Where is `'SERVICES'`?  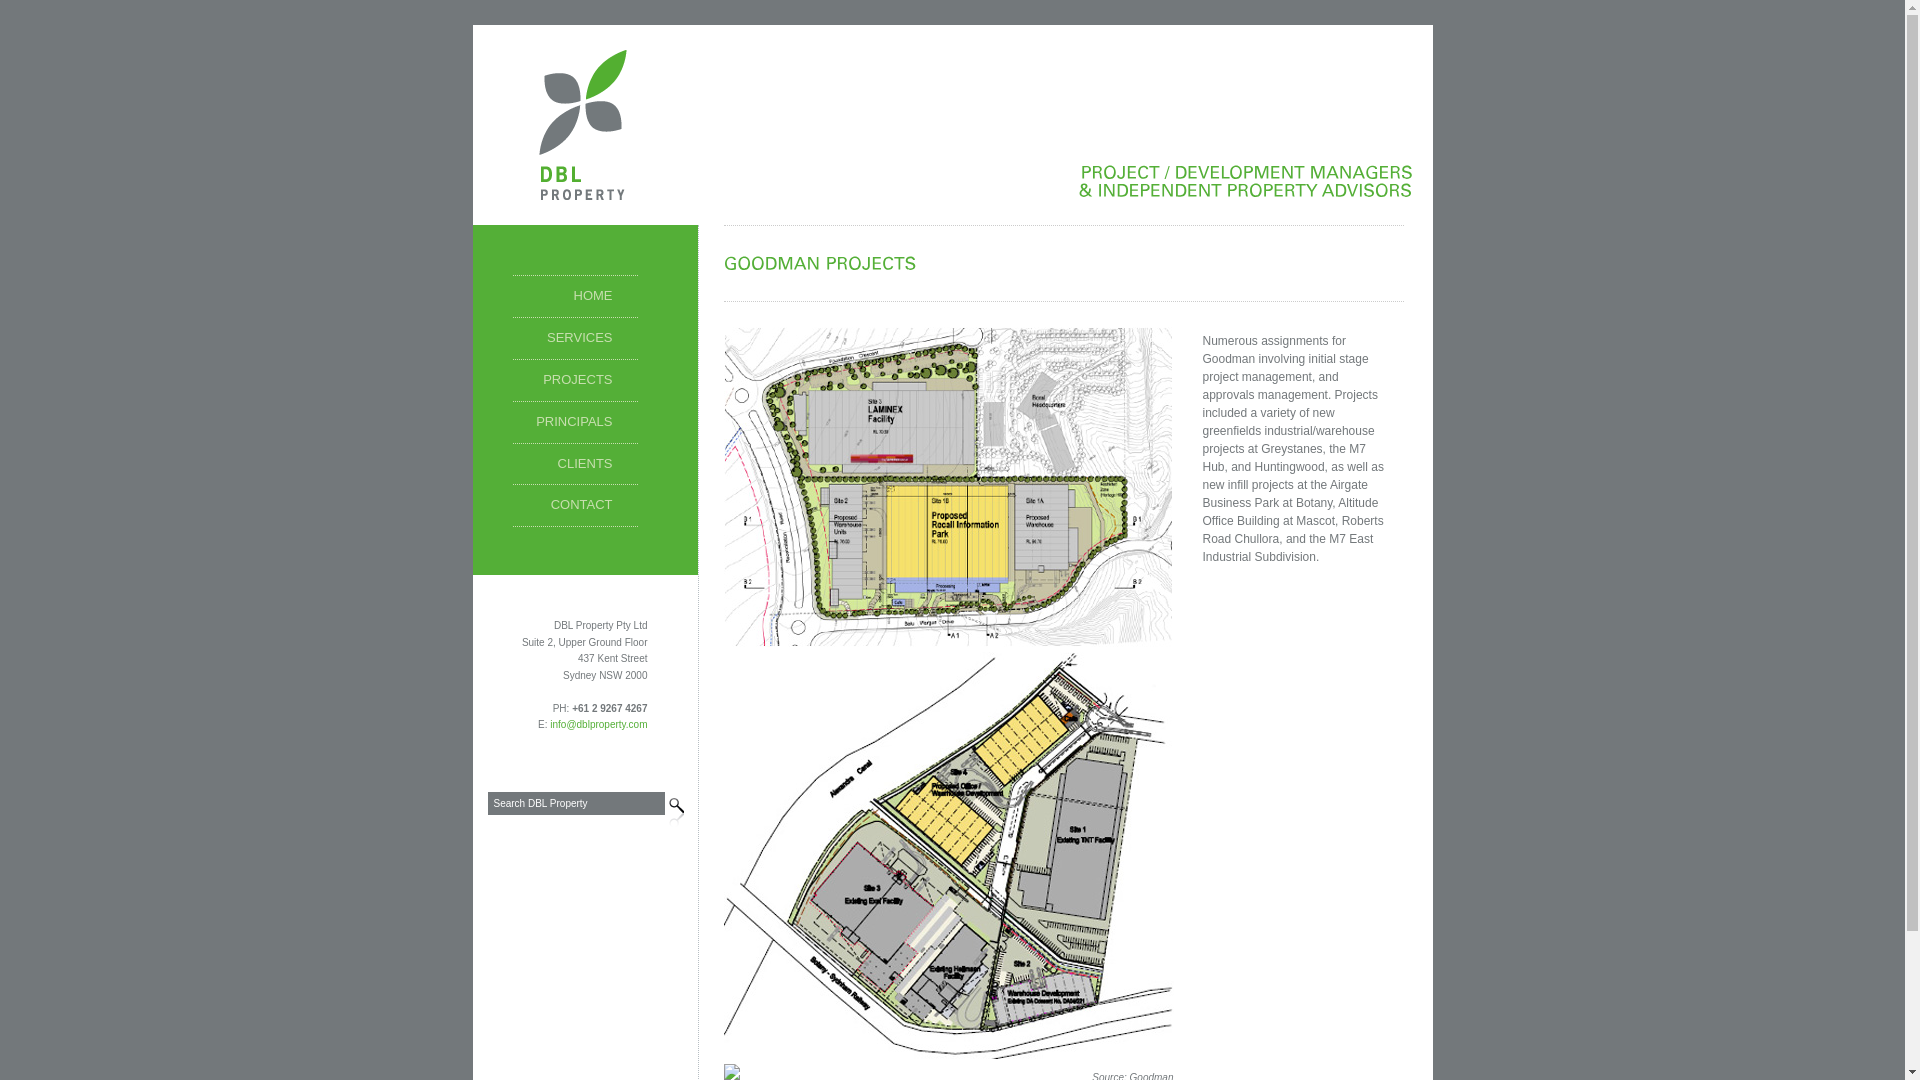 'SERVICES' is located at coordinates (573, 338).